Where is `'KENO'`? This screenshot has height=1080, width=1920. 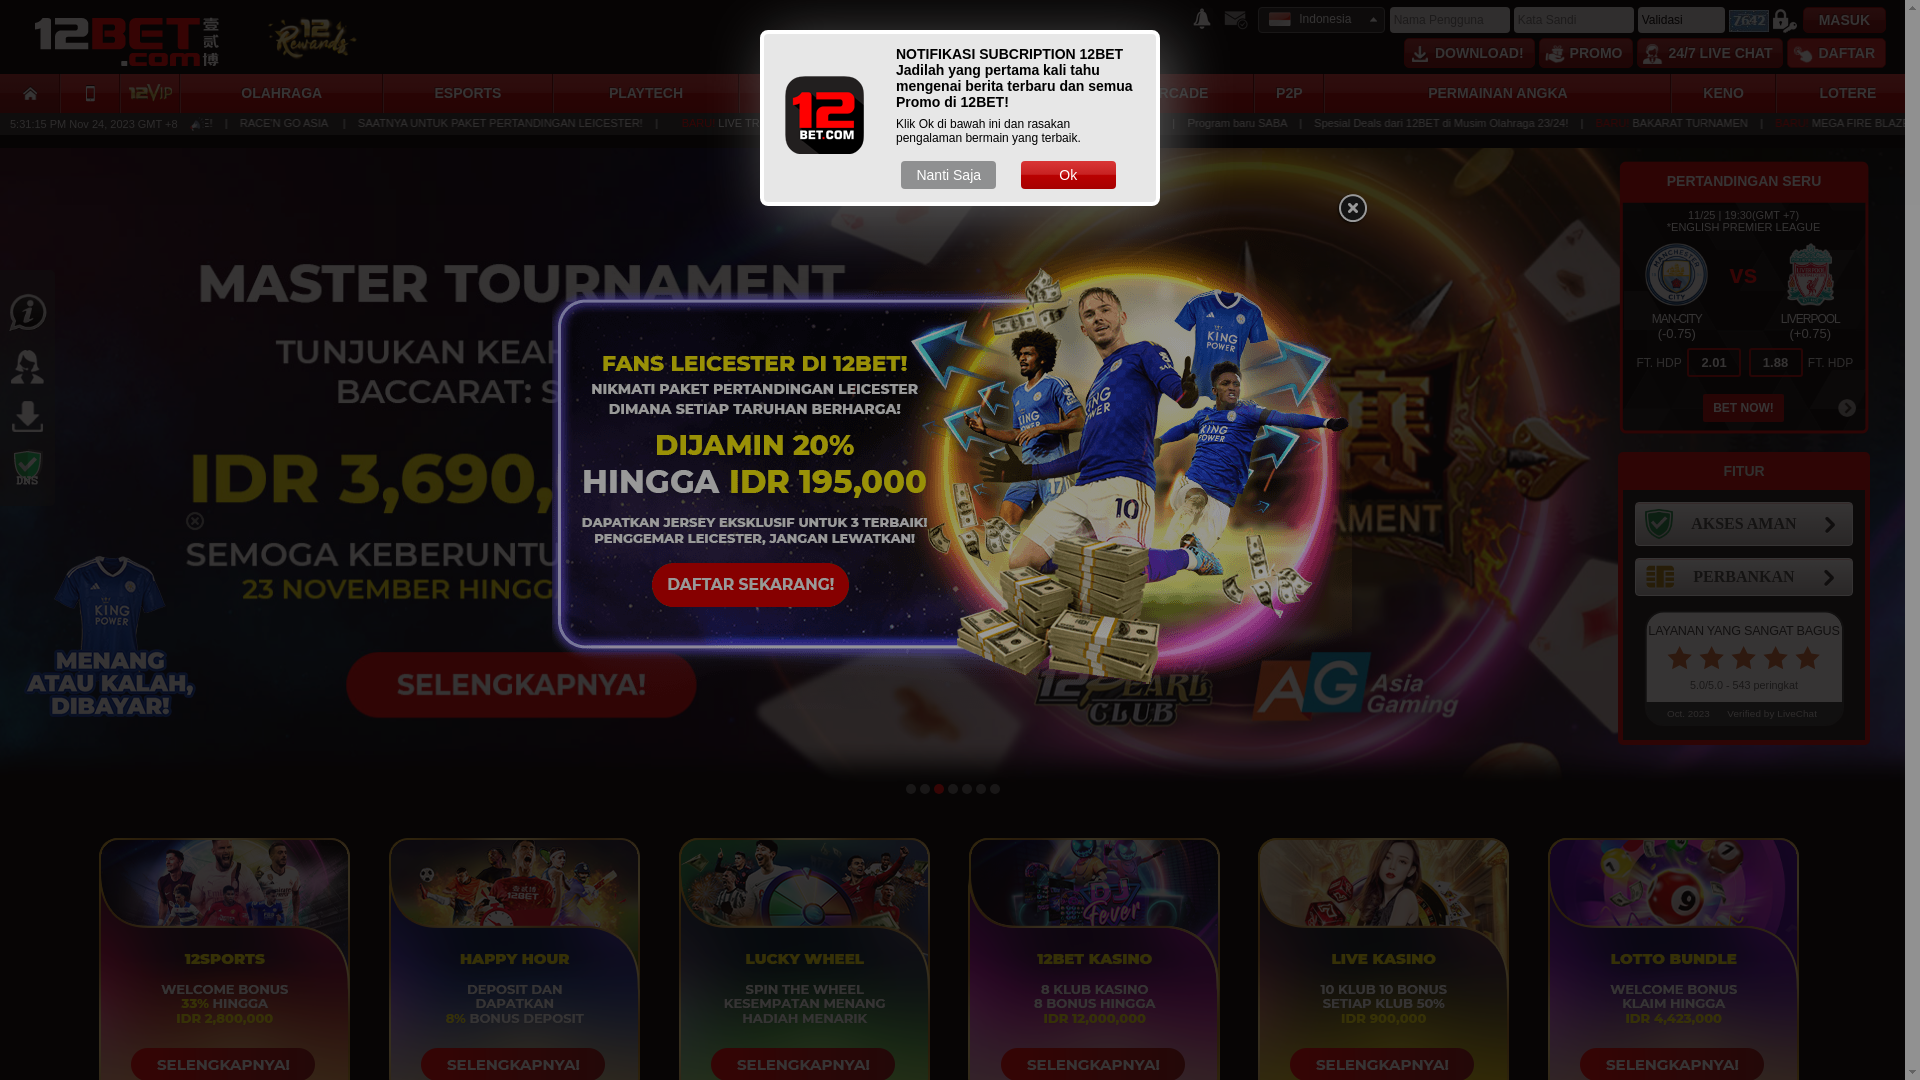
'KENO' is located at coordinates (1670, 93).